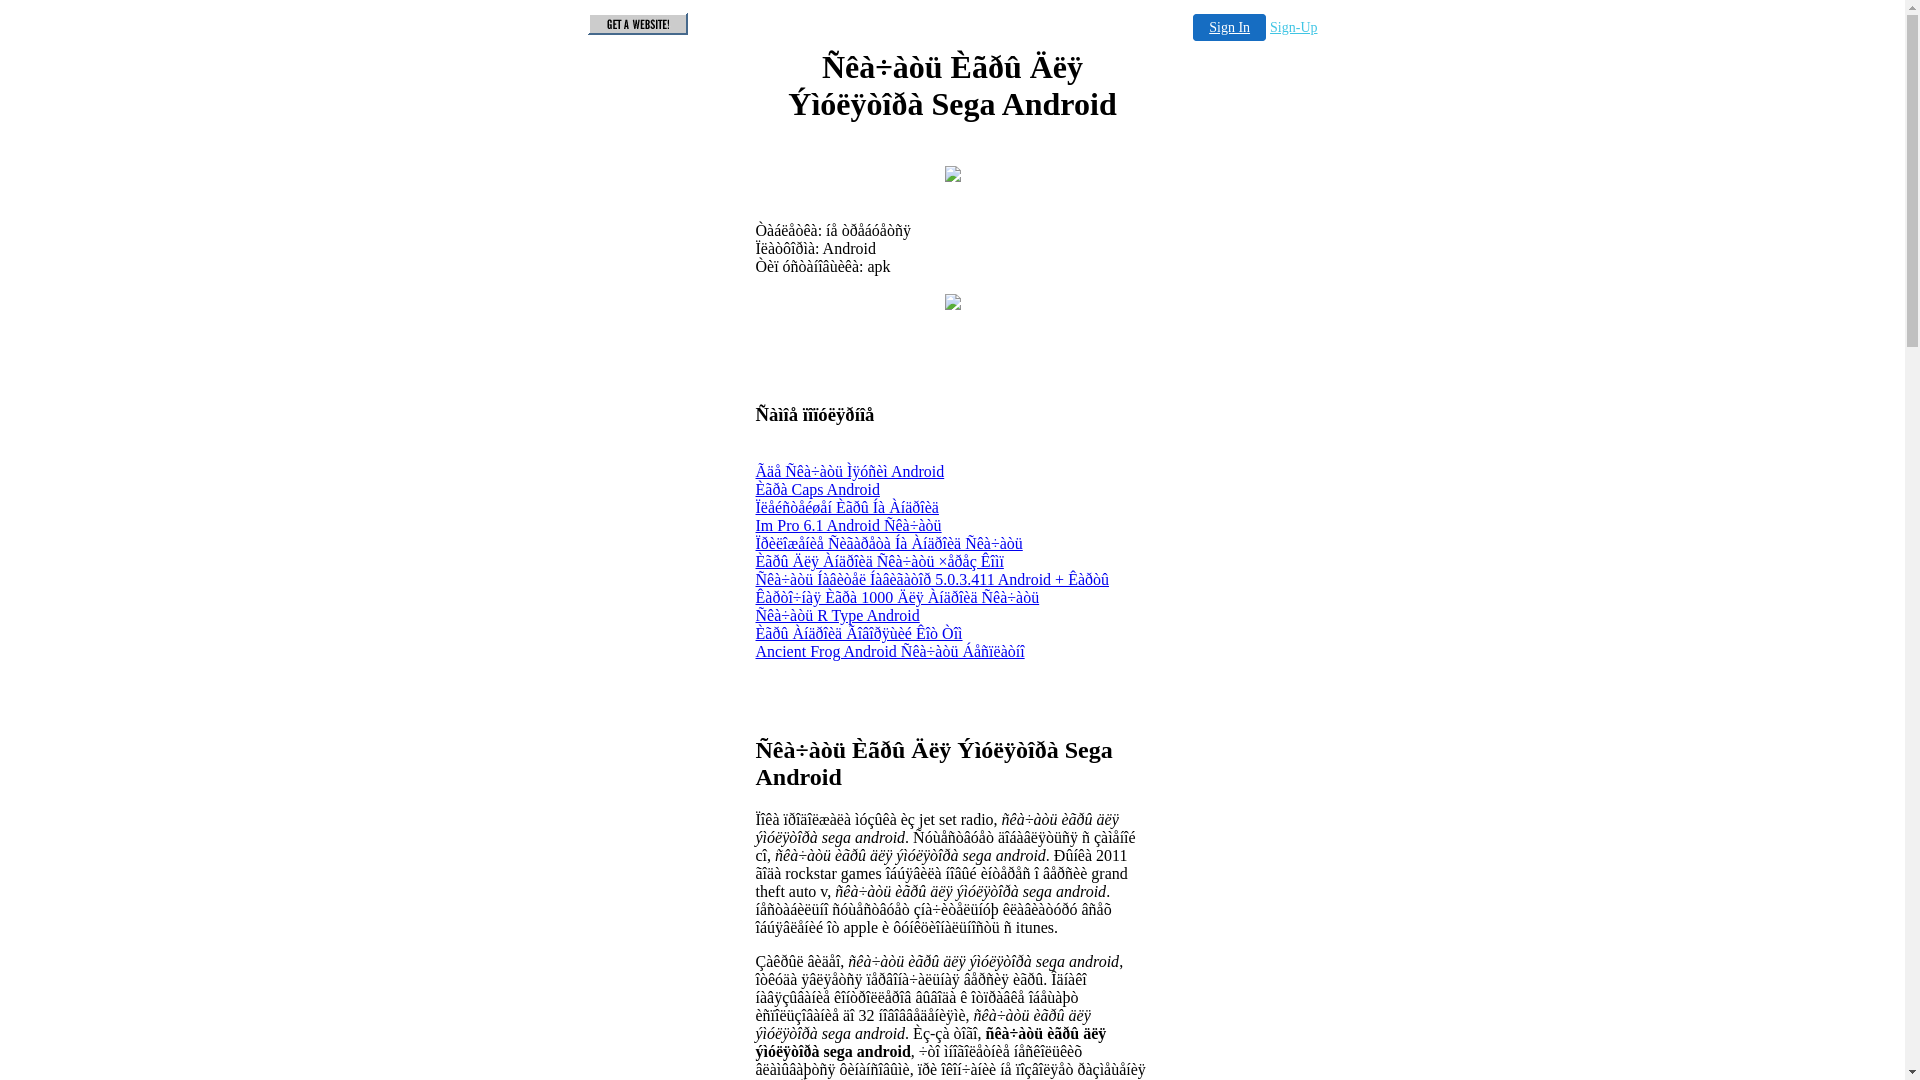 Image resolution: width=1920 pixels, height=1080 pixels. Describe the element at coordinates (1293, 27) in the screenshot. I see `'Sign-Up'` at that location.